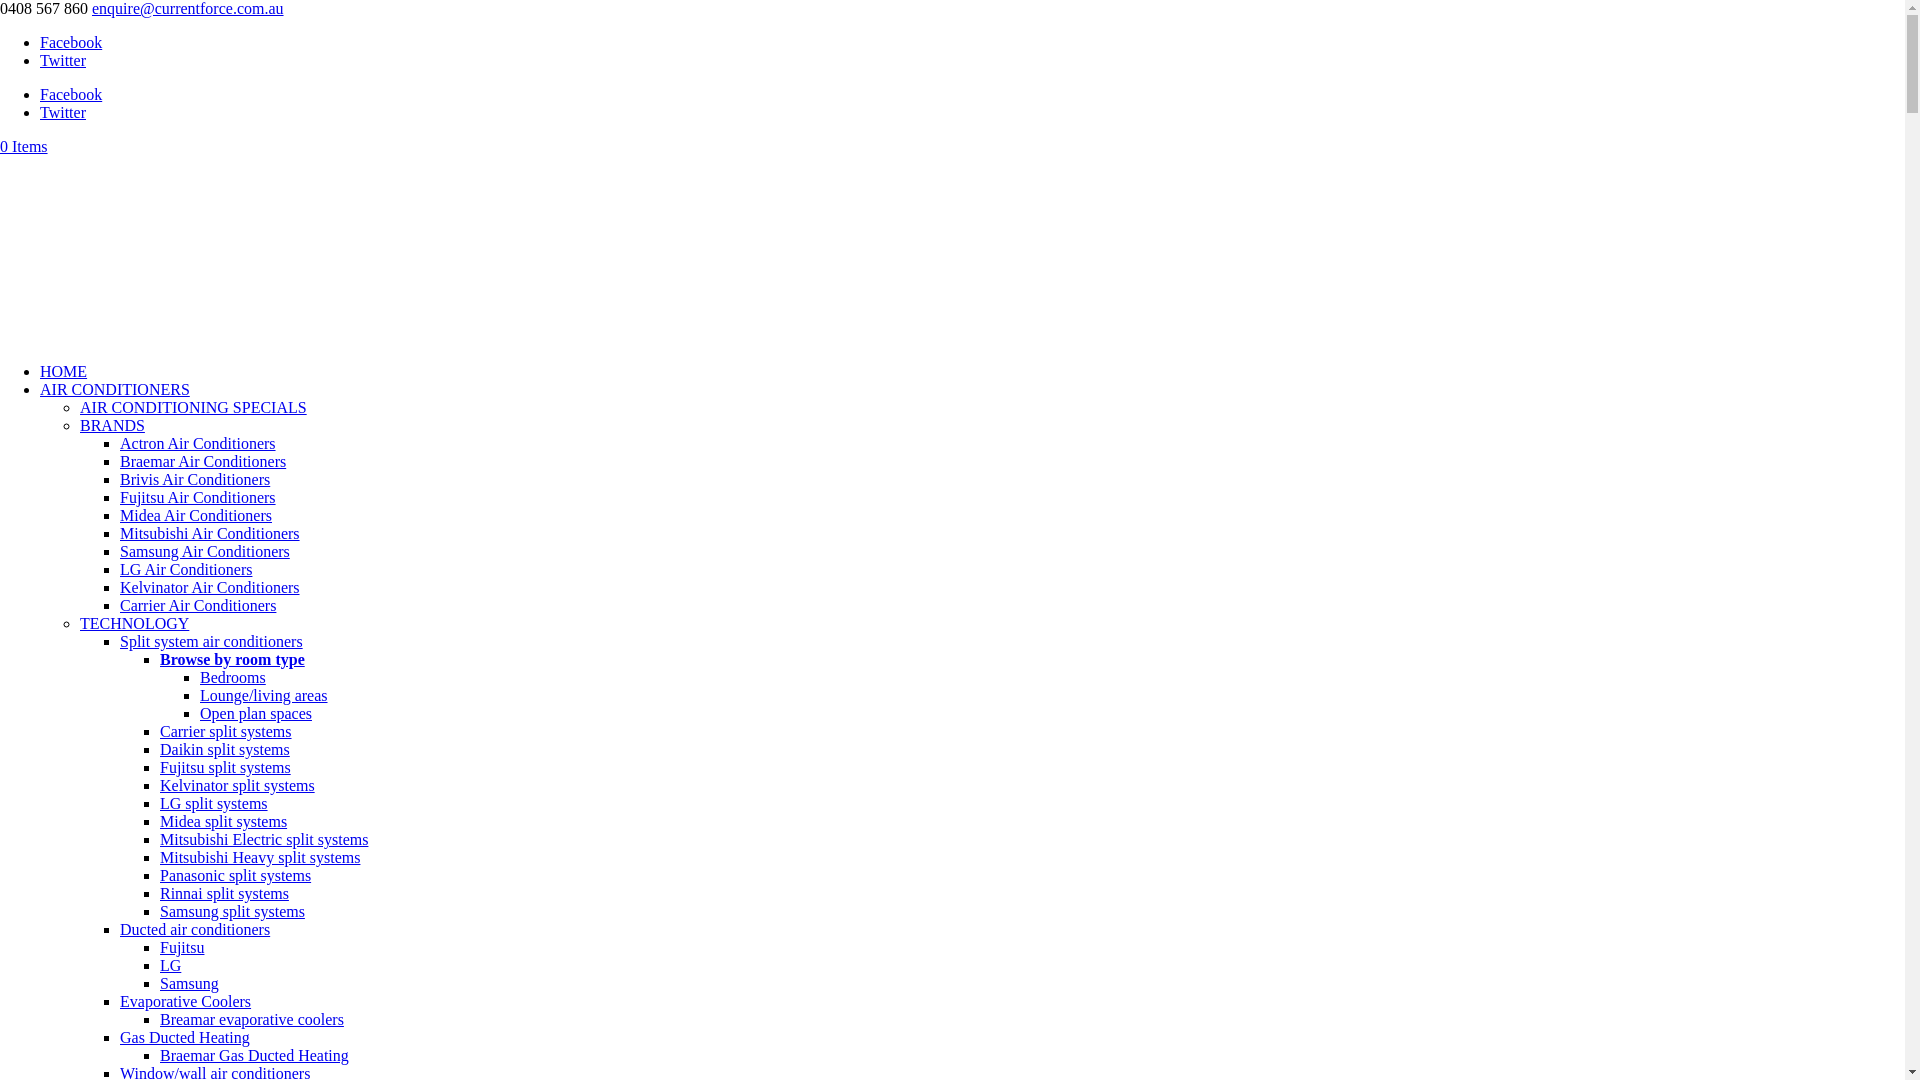 The image size is (1920, 1080). I want to click on 'Facebook', so click(39, 42).